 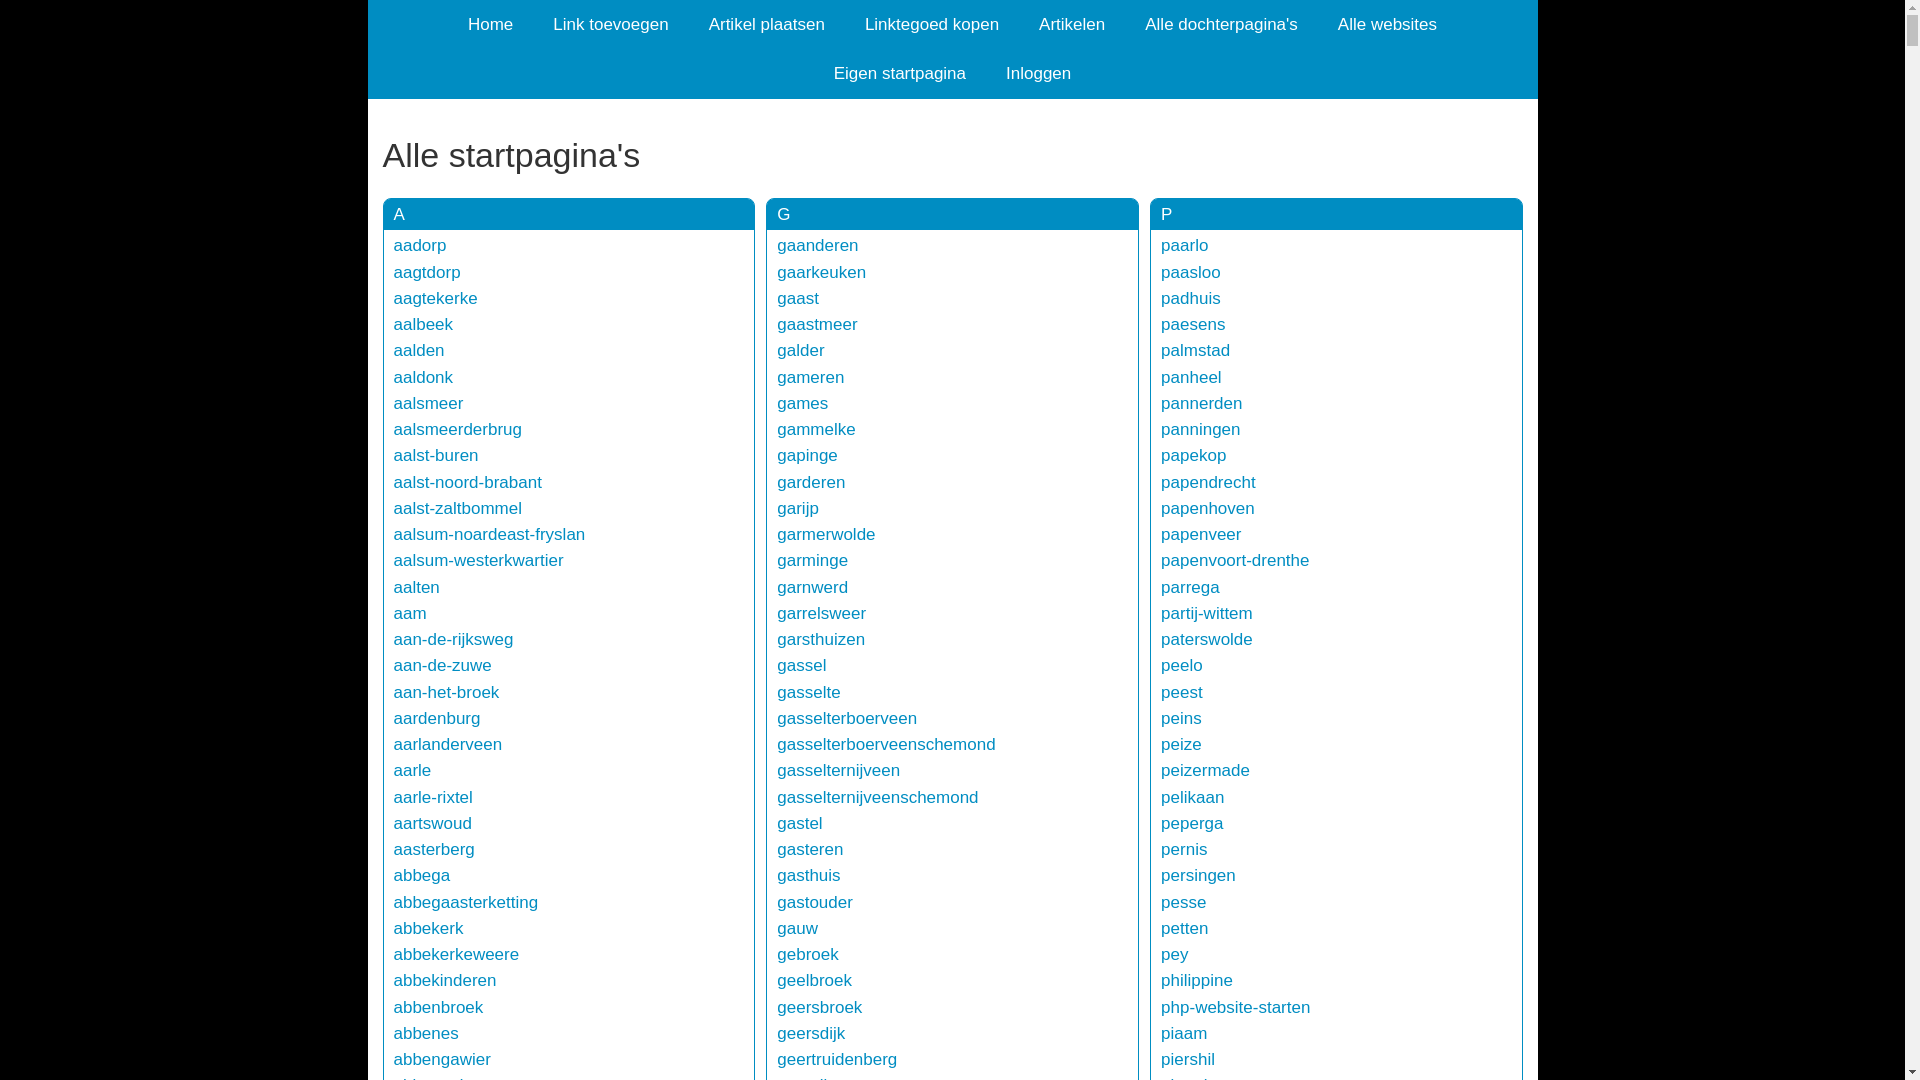 I want to click on 'galder', so click(x=800, y=349).